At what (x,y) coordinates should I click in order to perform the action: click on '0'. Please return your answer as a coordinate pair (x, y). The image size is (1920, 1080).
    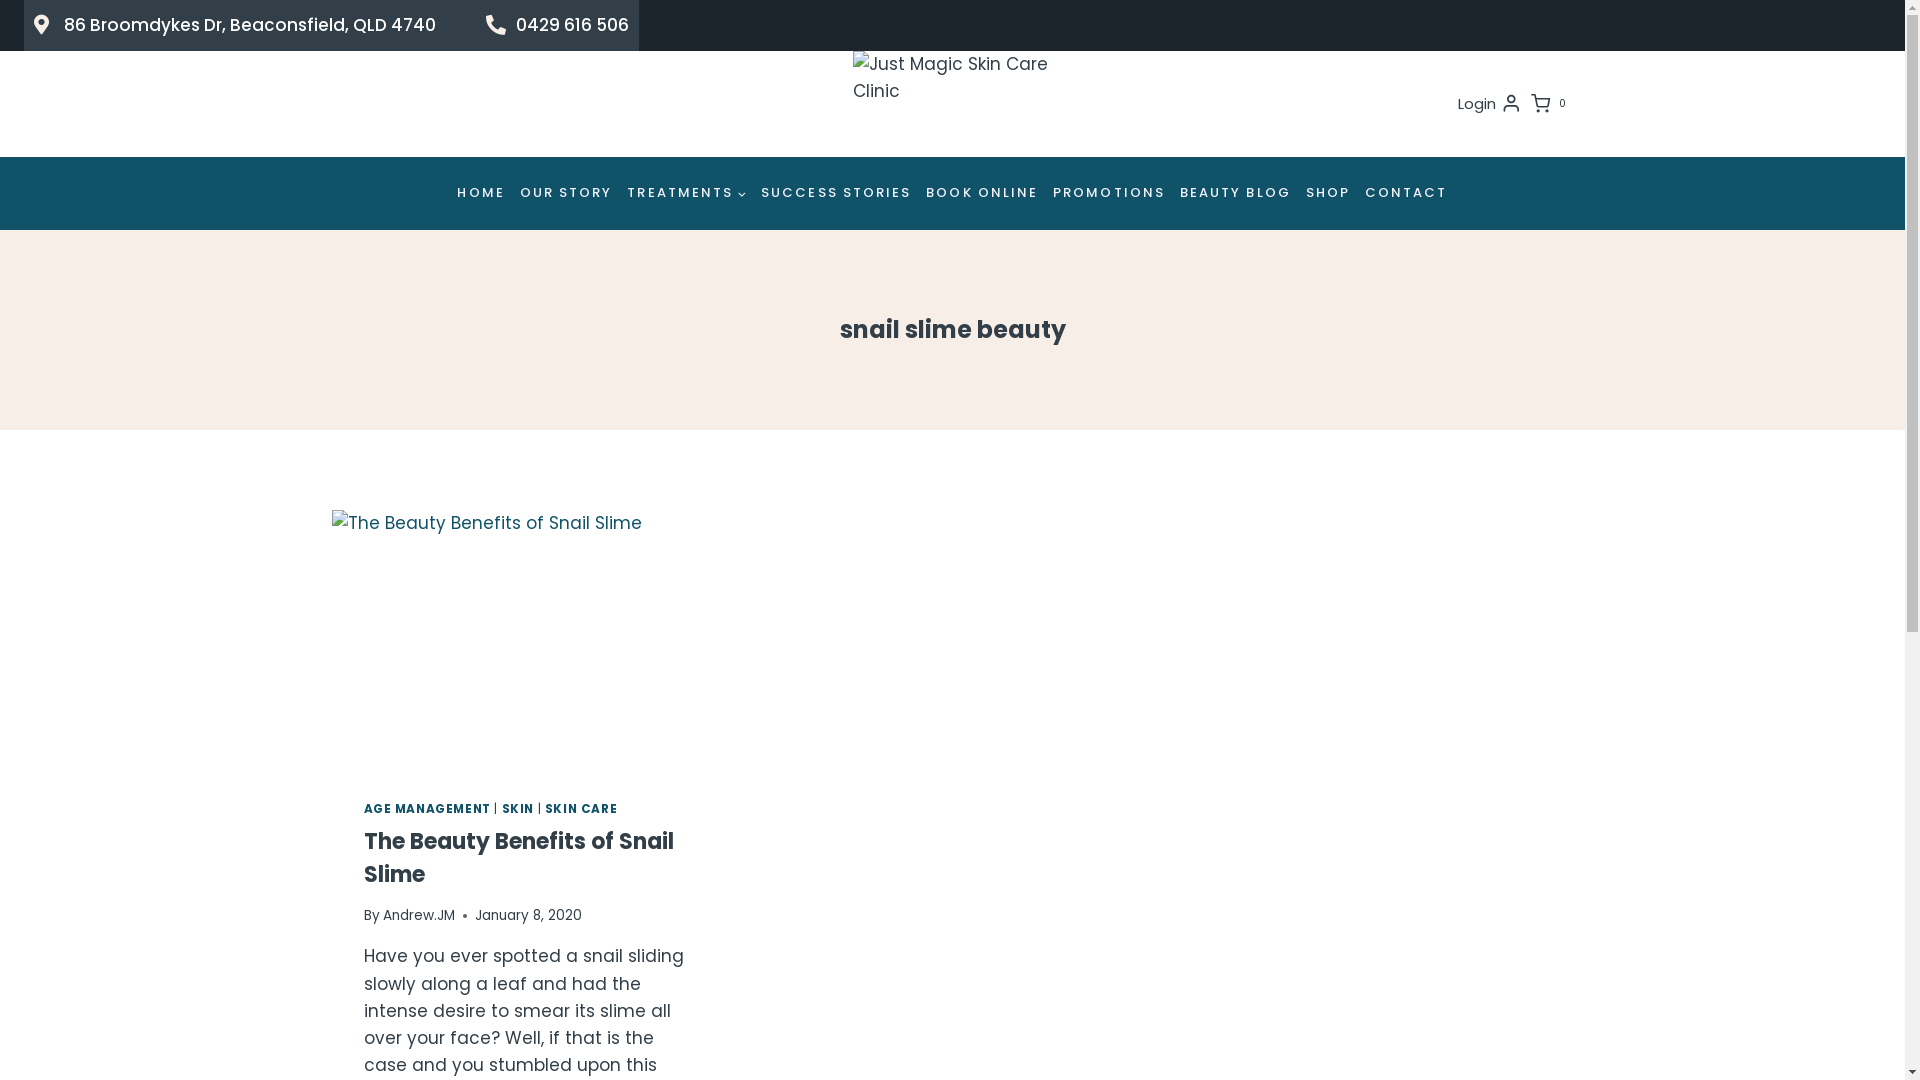
    Looking at the image, I should click on (1550, 104).